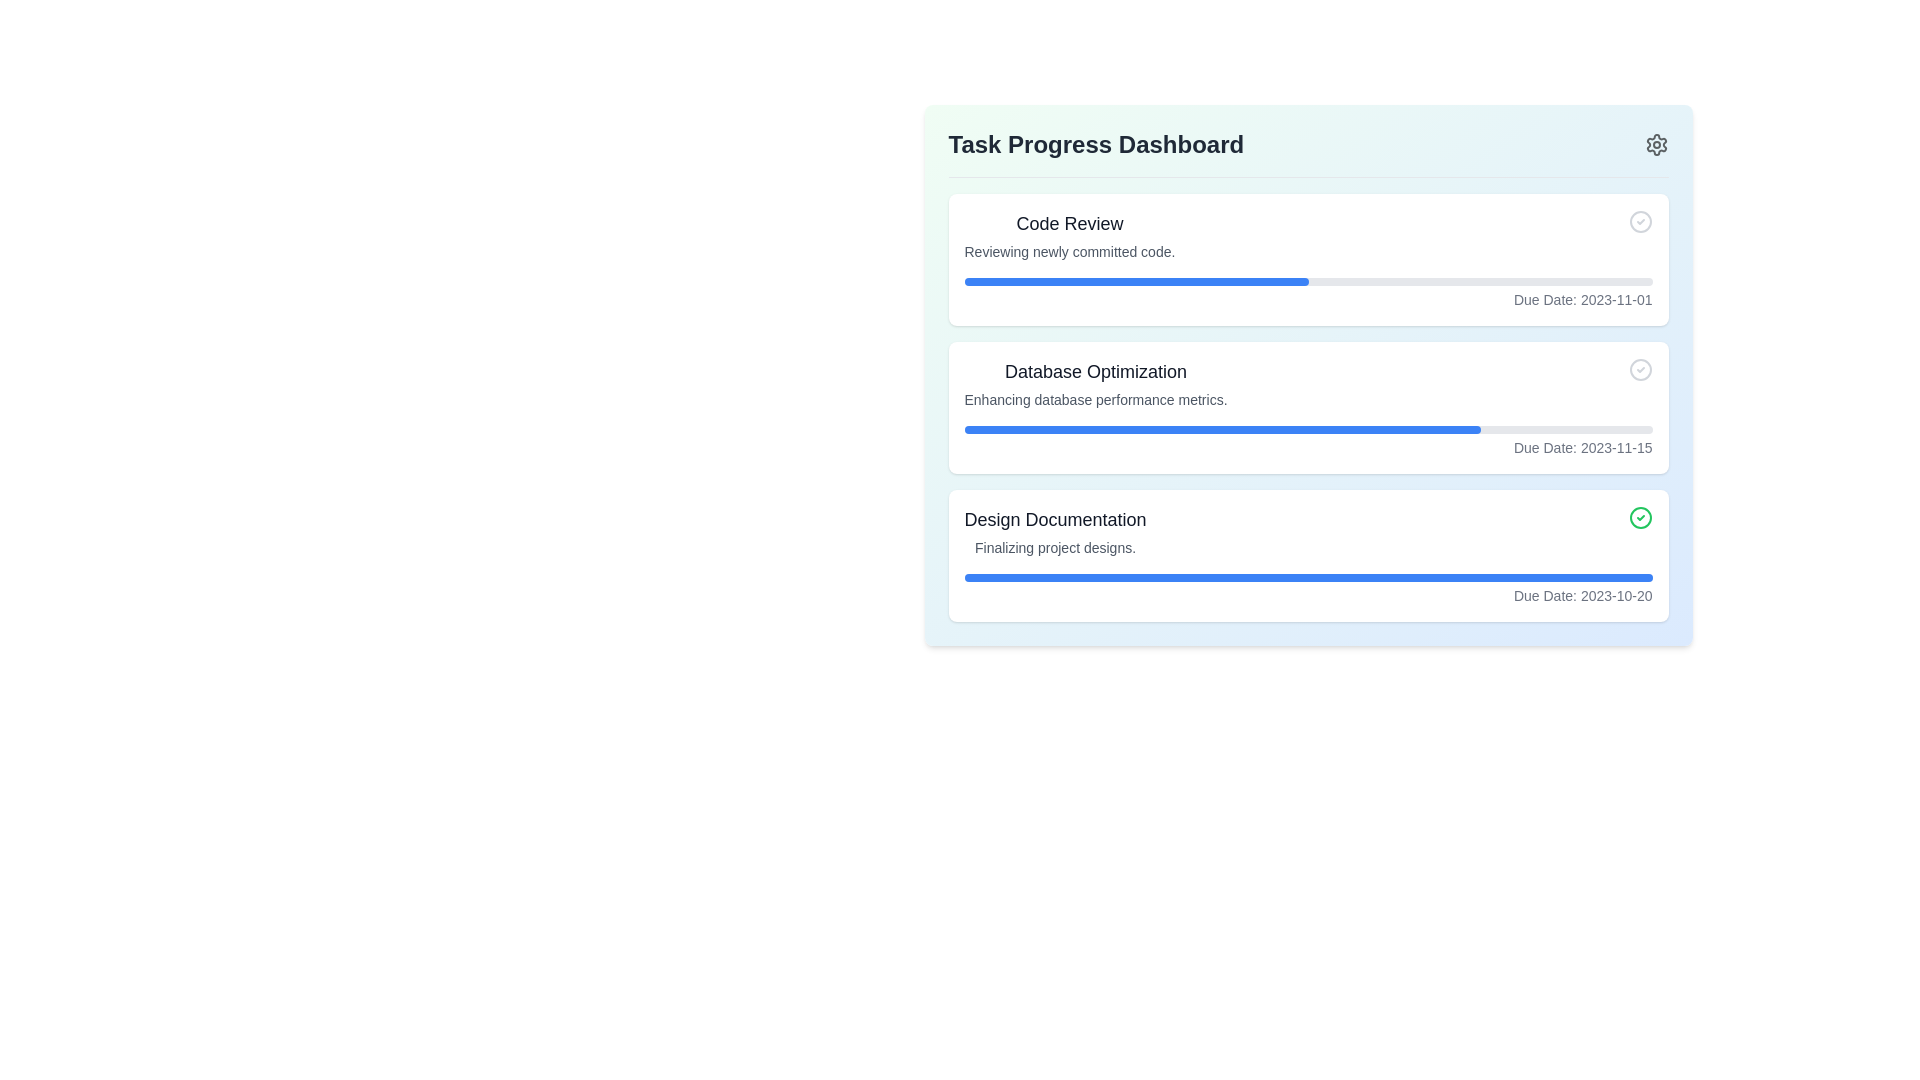 This screenshot has height=1080, width=1920. What do you see at coordinates (1640, 516) in the screenshot?
I see `the green circular icon with a checkmark inside, located at the far right of the row labeled 'Design Documentation'` at bounding box center [1640, 516].